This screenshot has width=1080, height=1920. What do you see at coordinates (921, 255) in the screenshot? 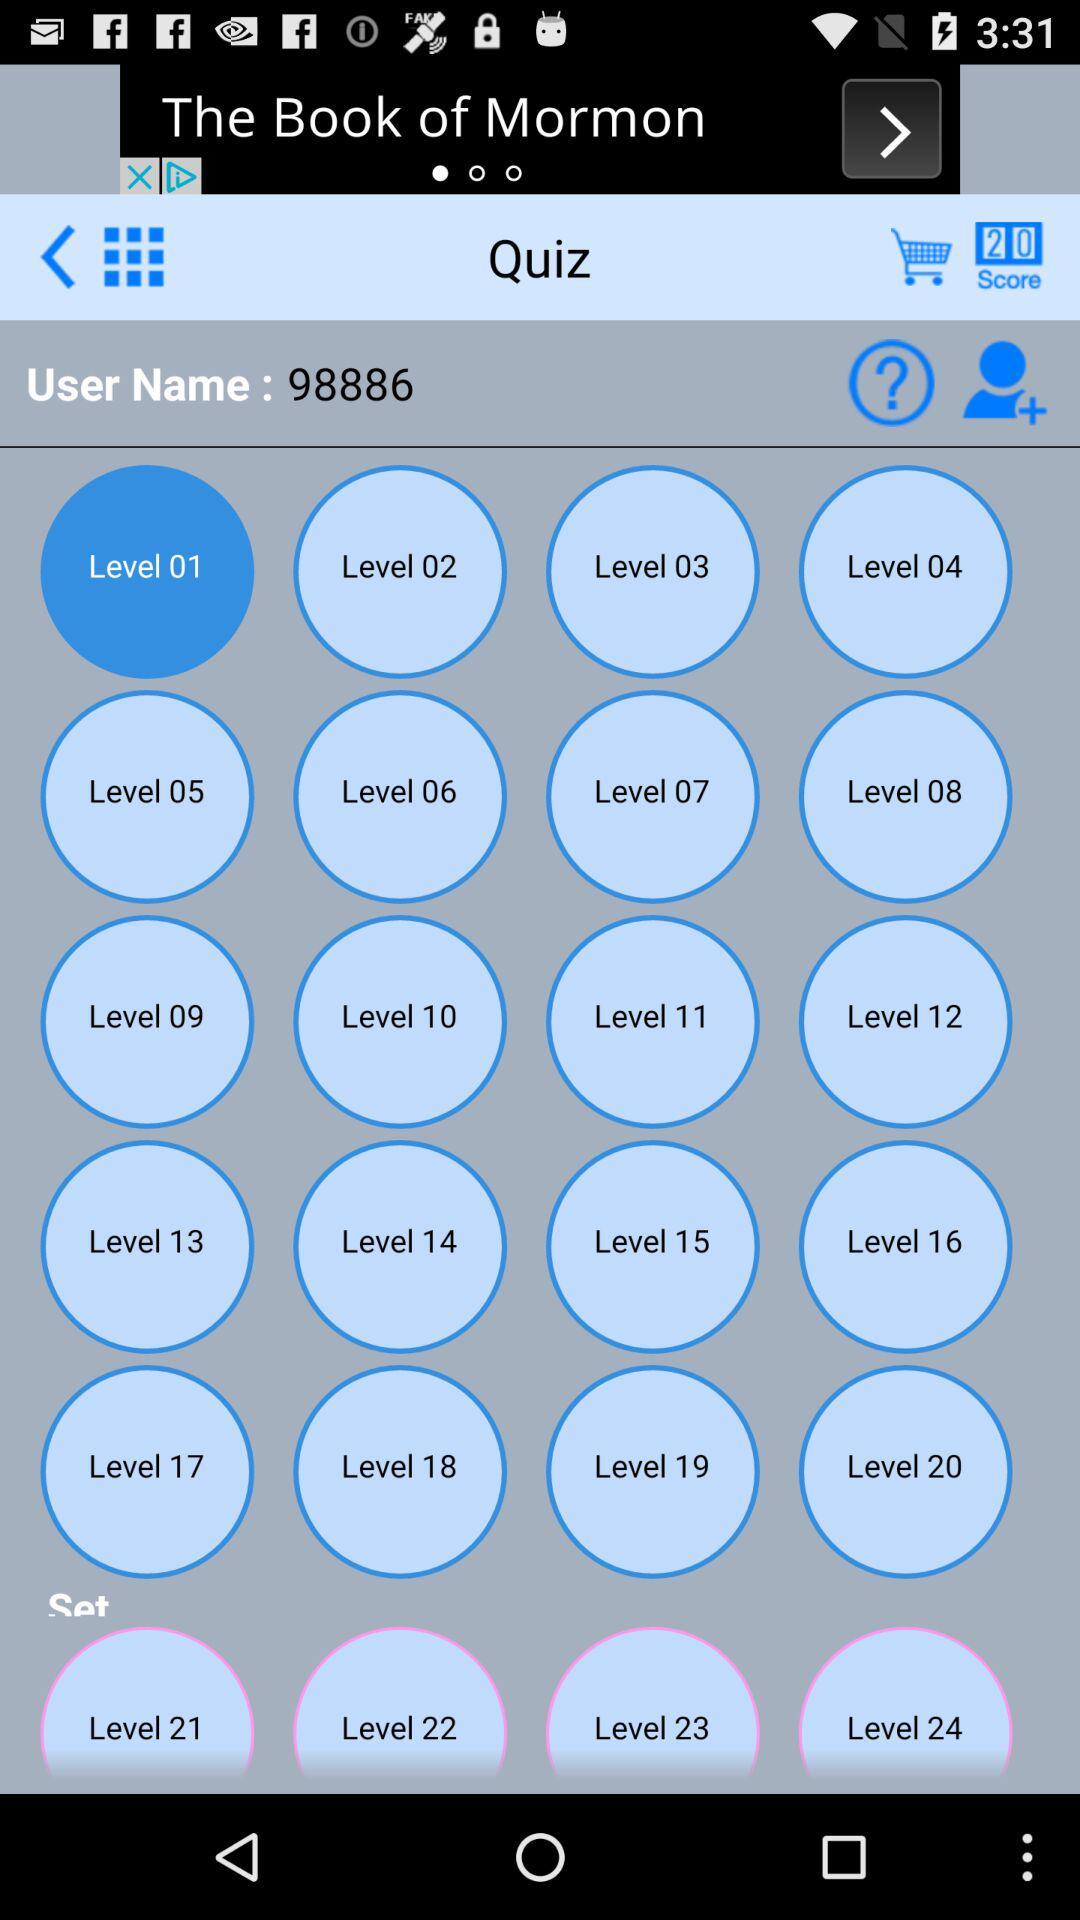
I see `shopping cart` at bounding box center [921, 255].